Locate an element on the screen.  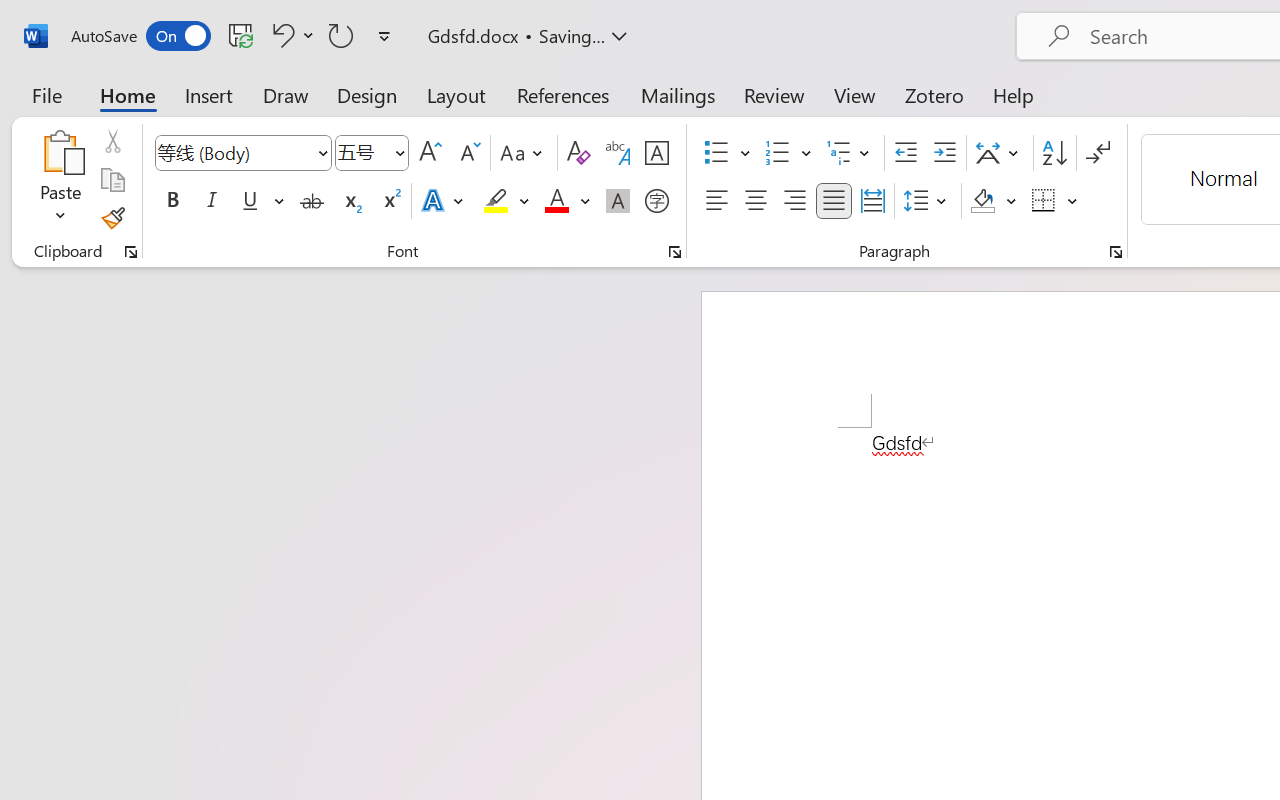
'Subscript' is located at coordinates (350, 201).